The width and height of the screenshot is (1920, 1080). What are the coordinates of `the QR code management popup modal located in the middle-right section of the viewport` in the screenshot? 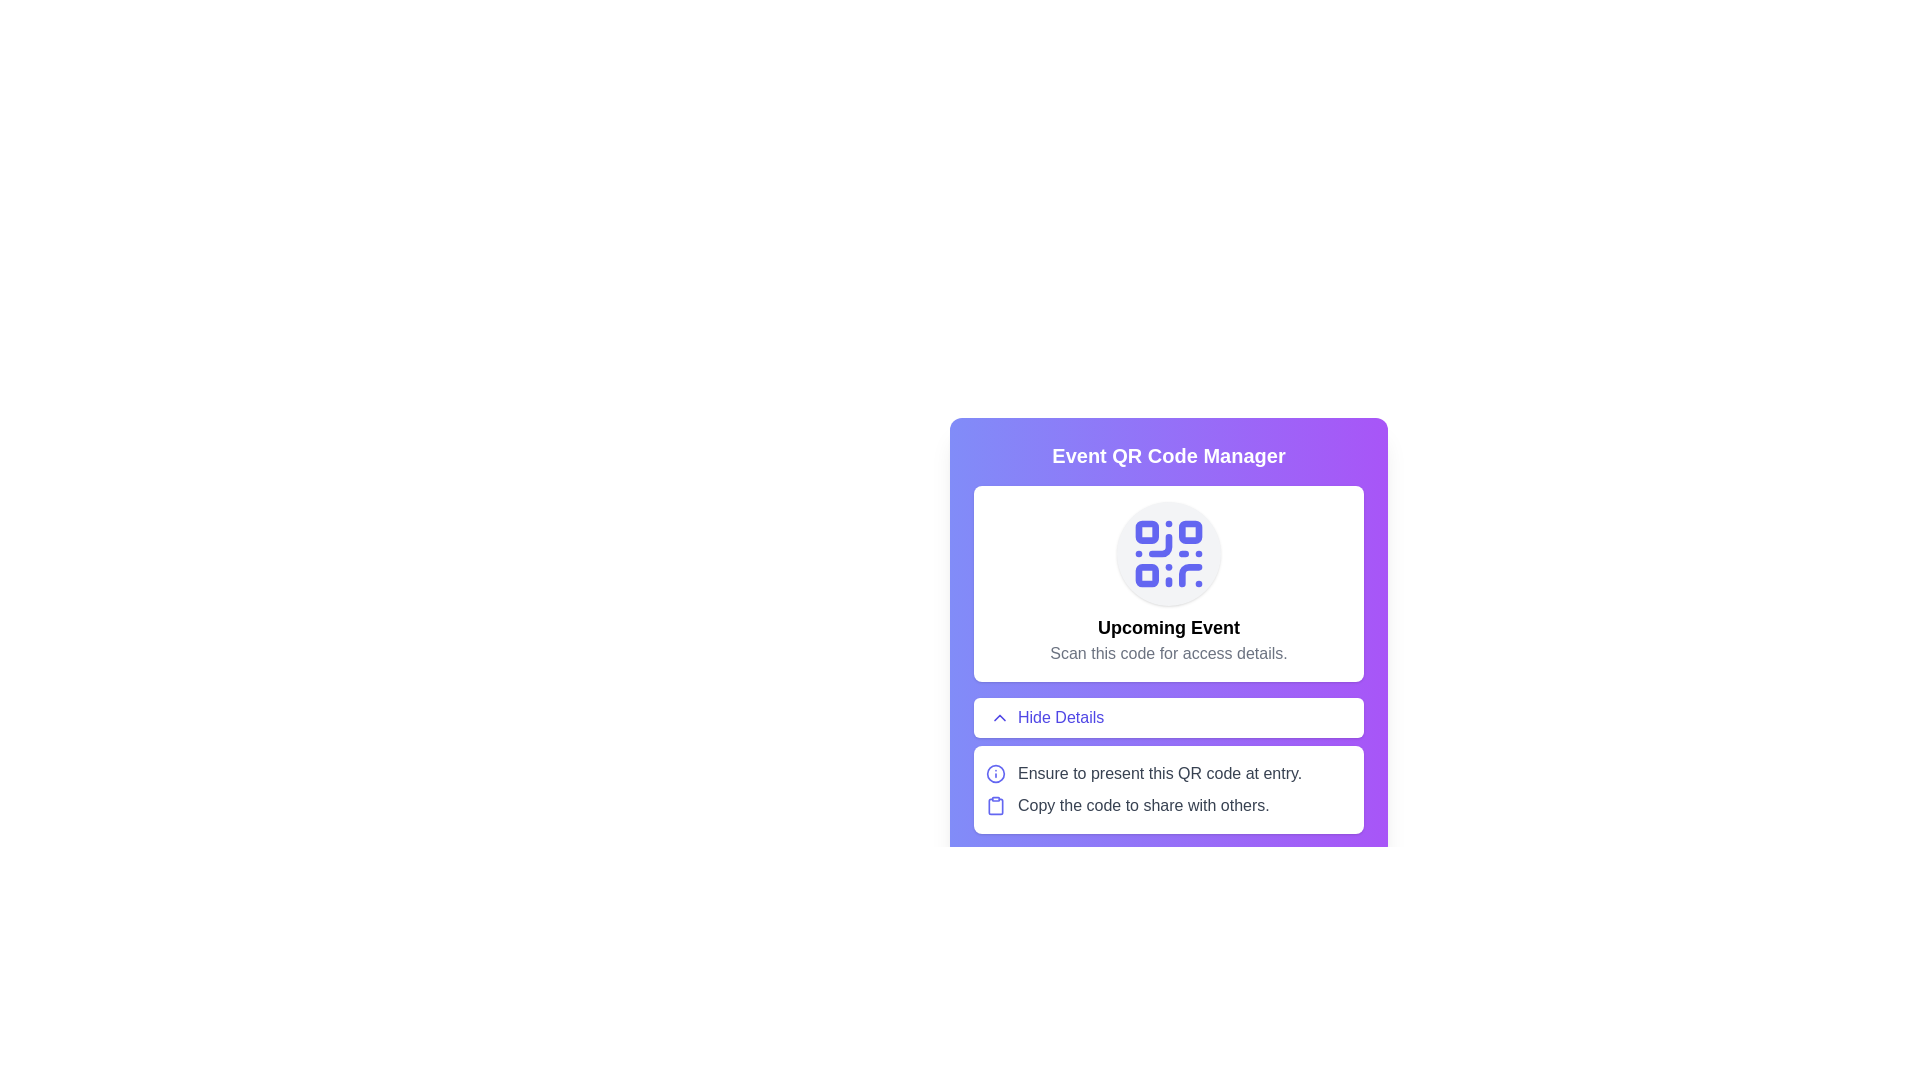 It's located at (1169, 599).